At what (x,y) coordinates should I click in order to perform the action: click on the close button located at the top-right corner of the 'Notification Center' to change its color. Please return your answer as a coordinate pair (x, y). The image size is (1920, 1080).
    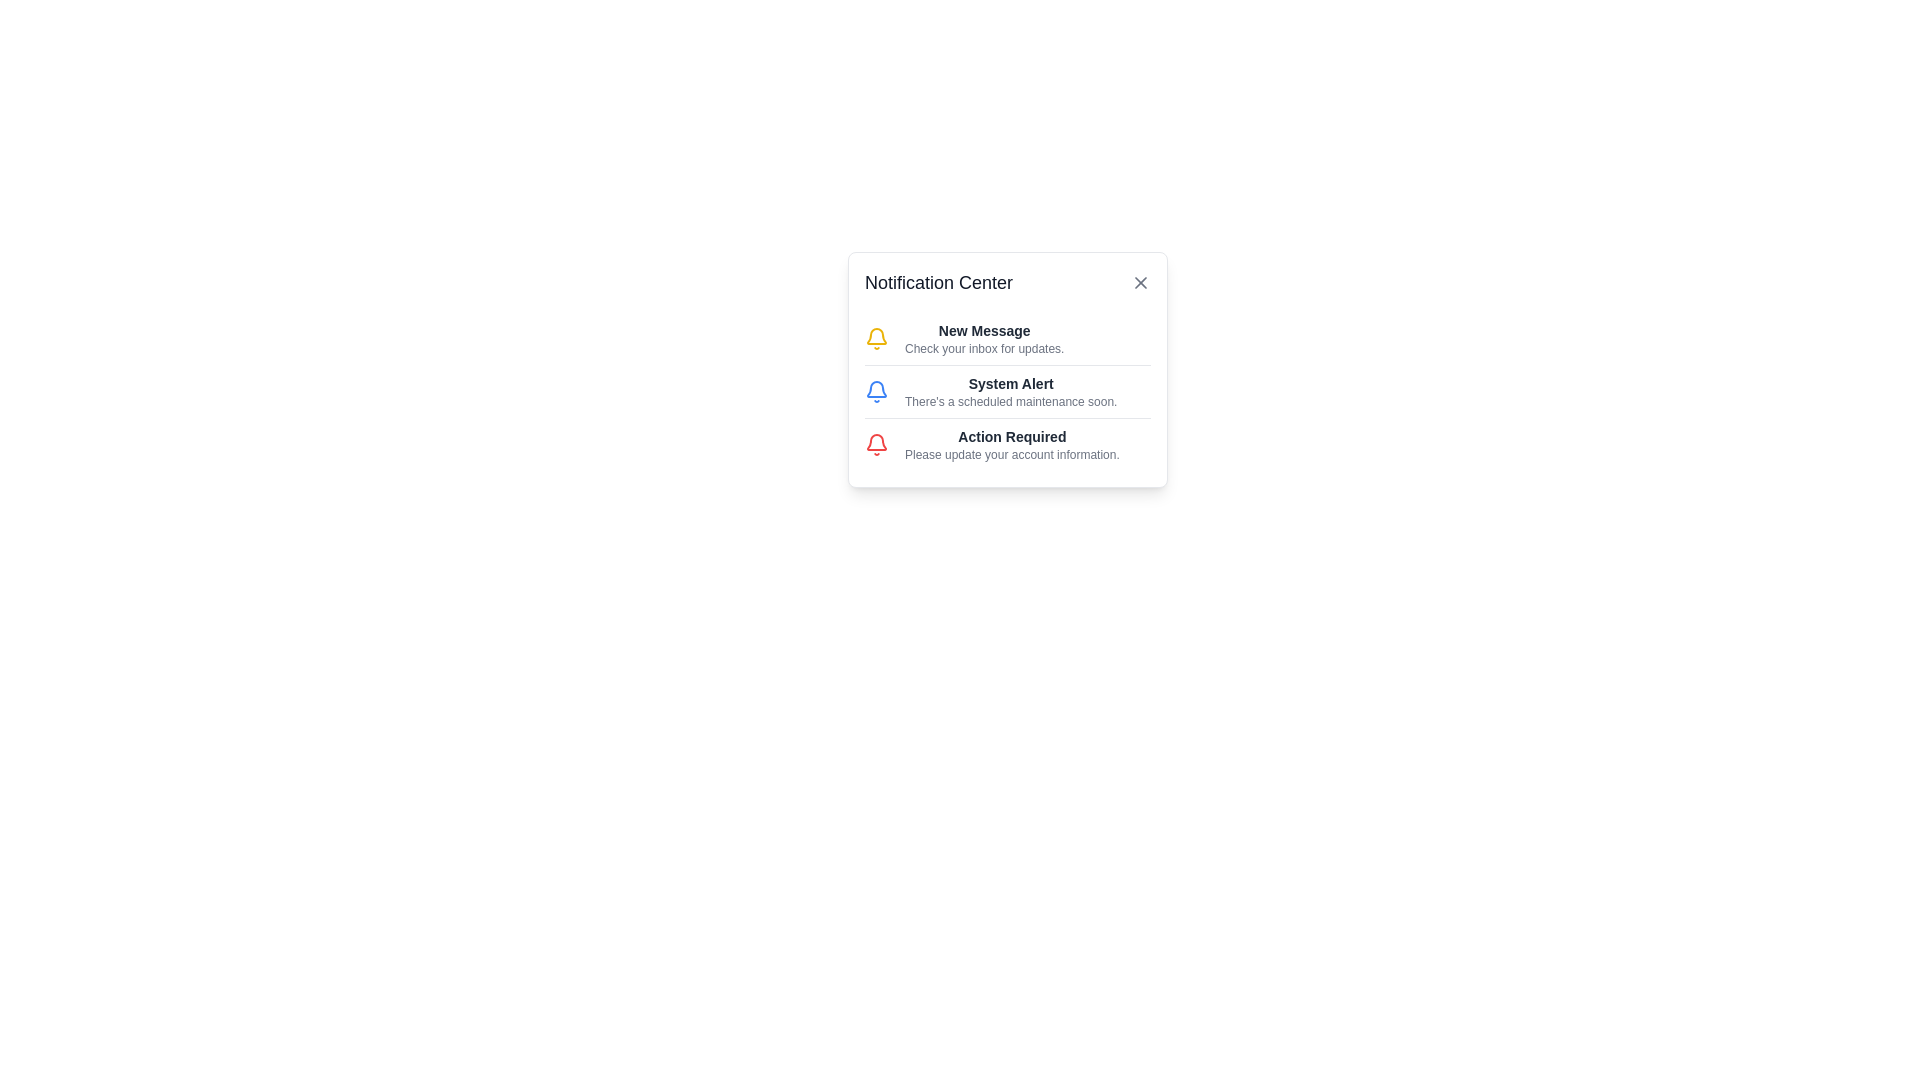
    Looking at the image, I should click on (1141, 282).